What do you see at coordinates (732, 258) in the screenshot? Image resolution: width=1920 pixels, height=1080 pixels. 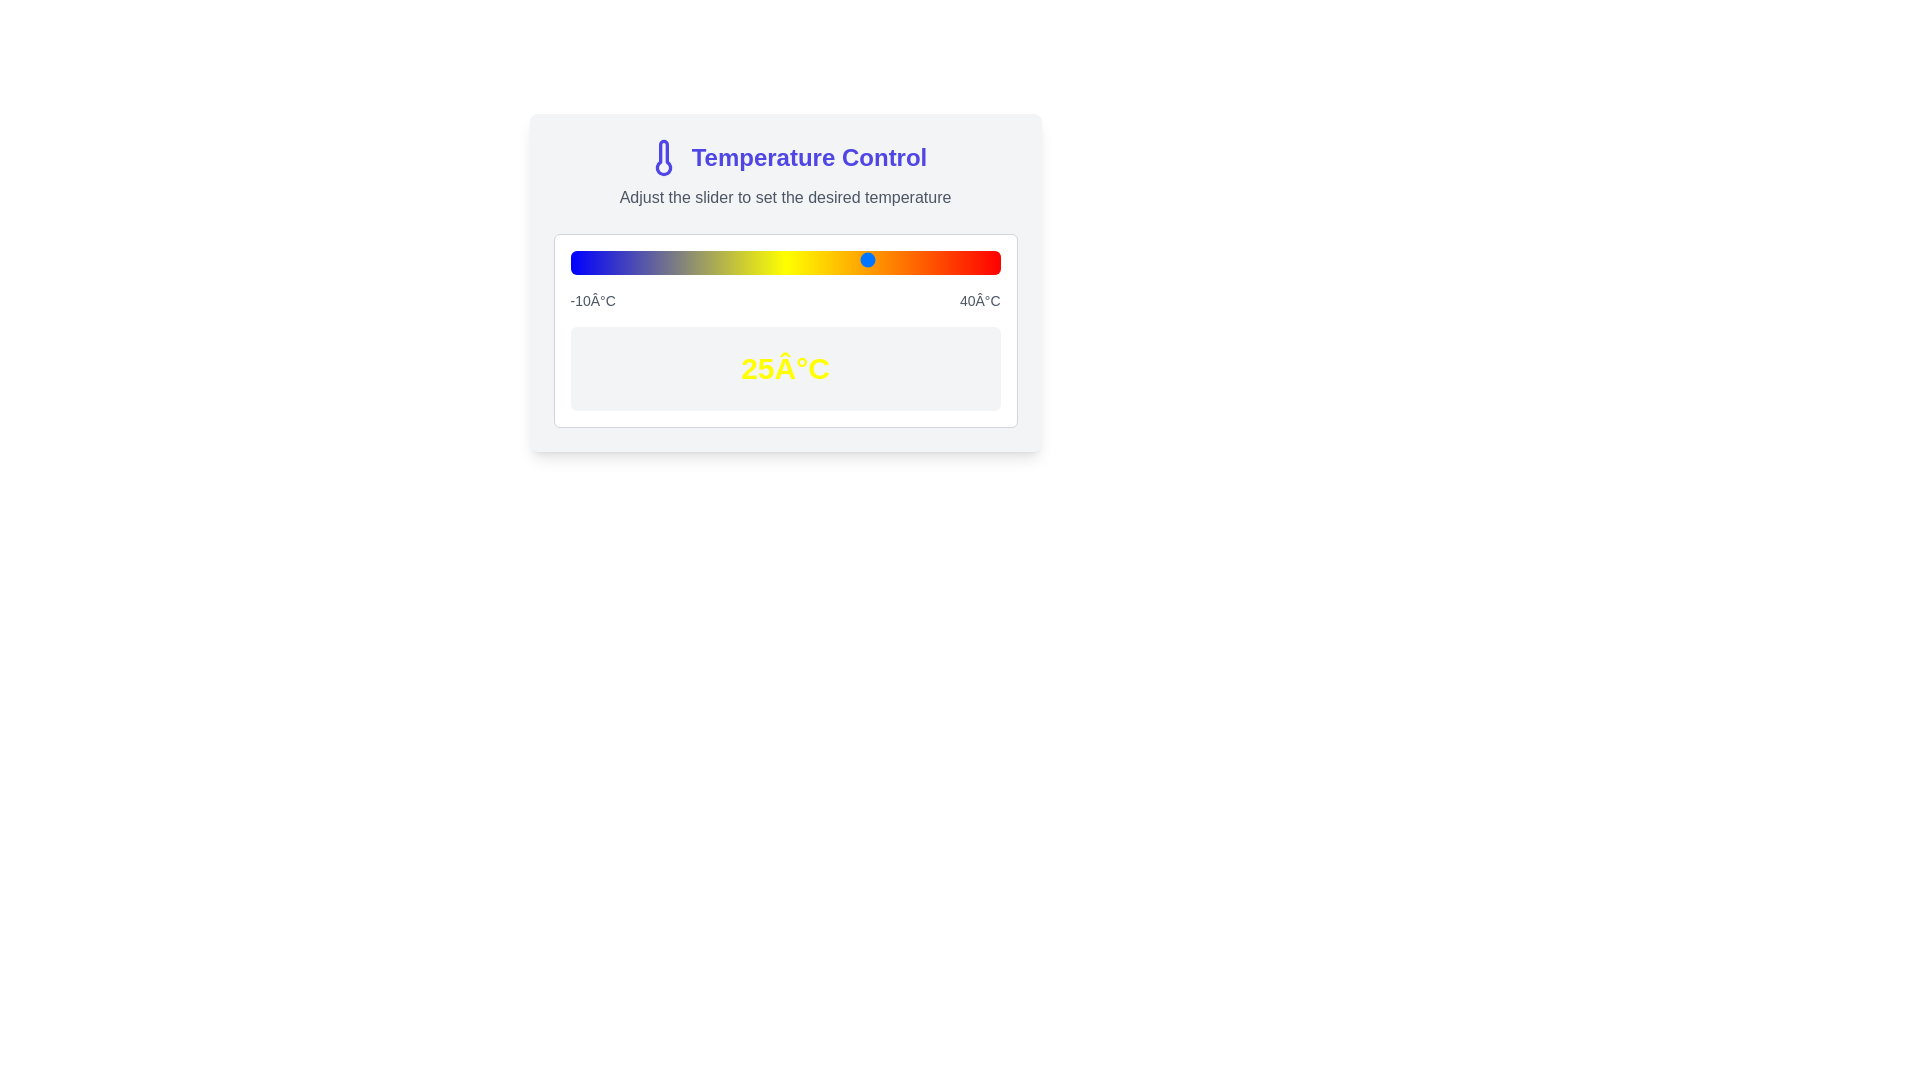 I see `the temperature slider to set the temperature to 9°C` at bounding box center [732, 258].